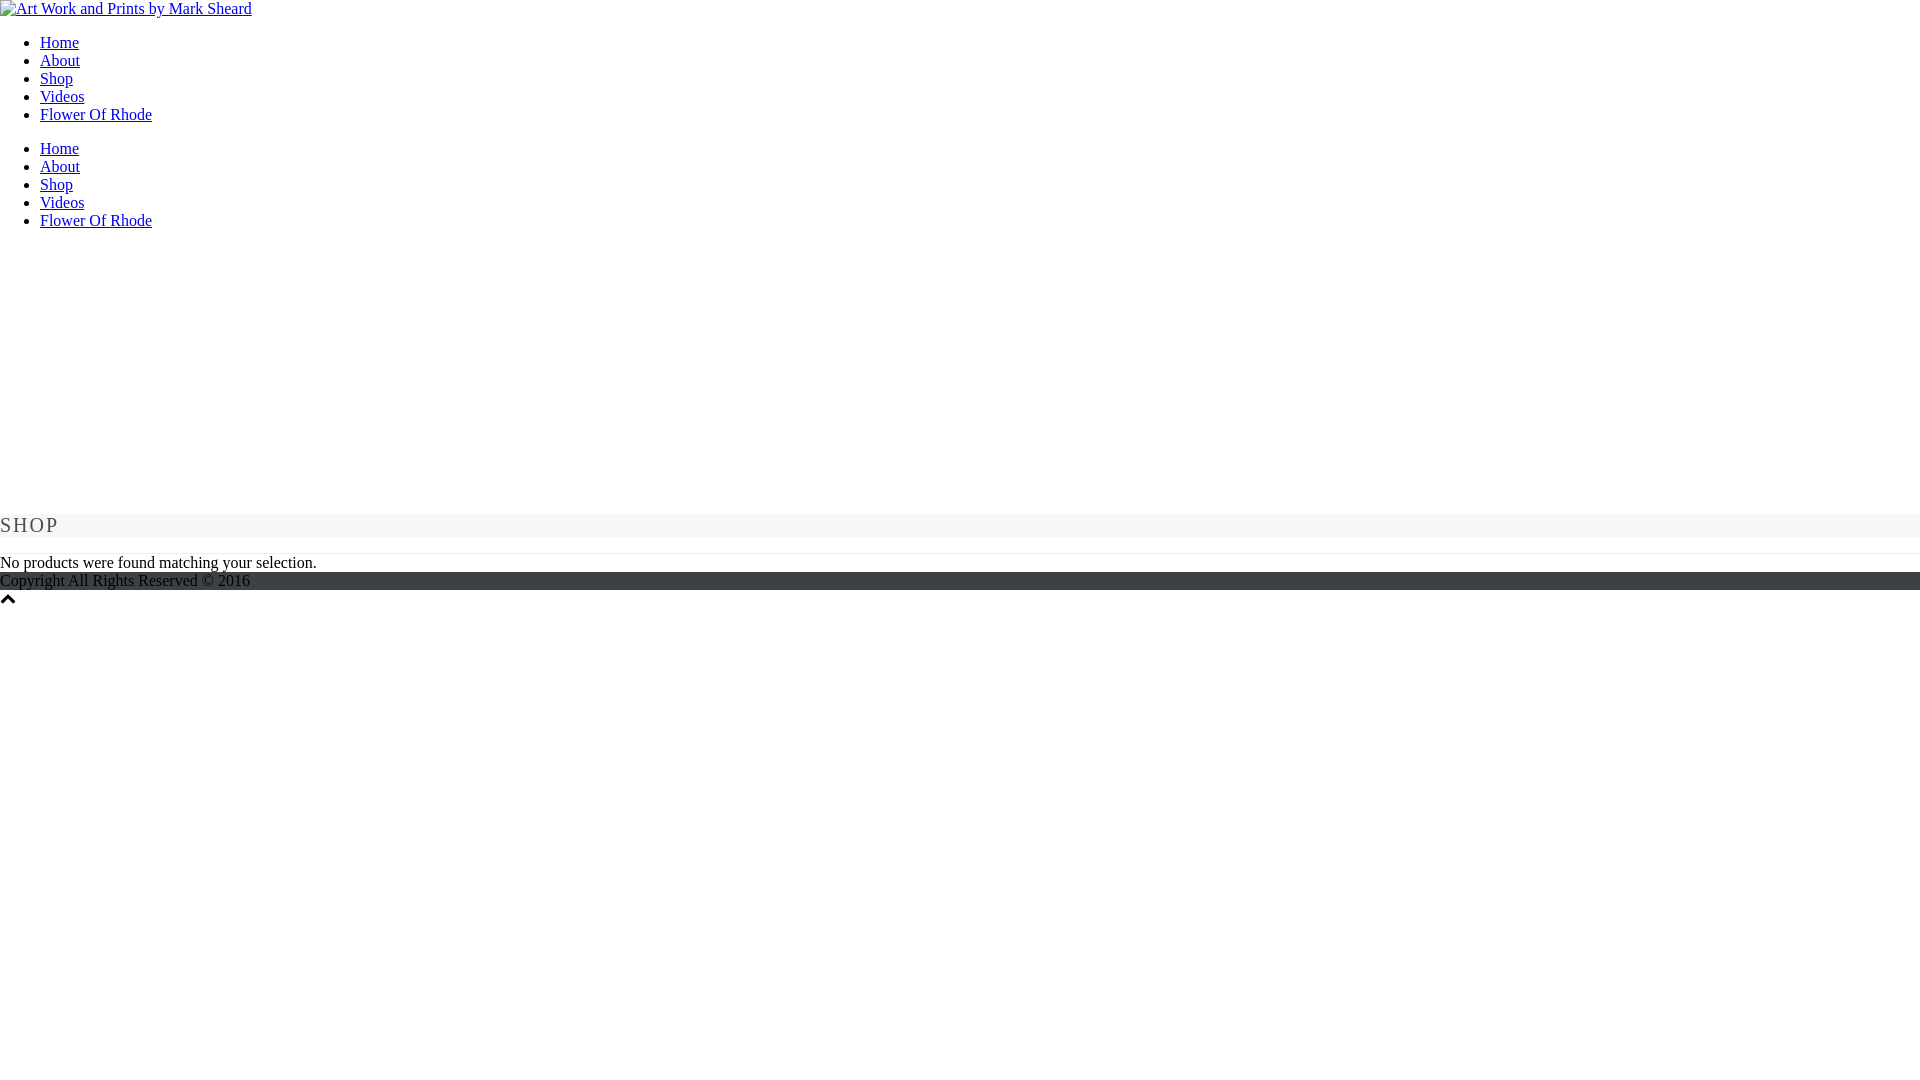  I want to click on 'Home', so click(59, 42).